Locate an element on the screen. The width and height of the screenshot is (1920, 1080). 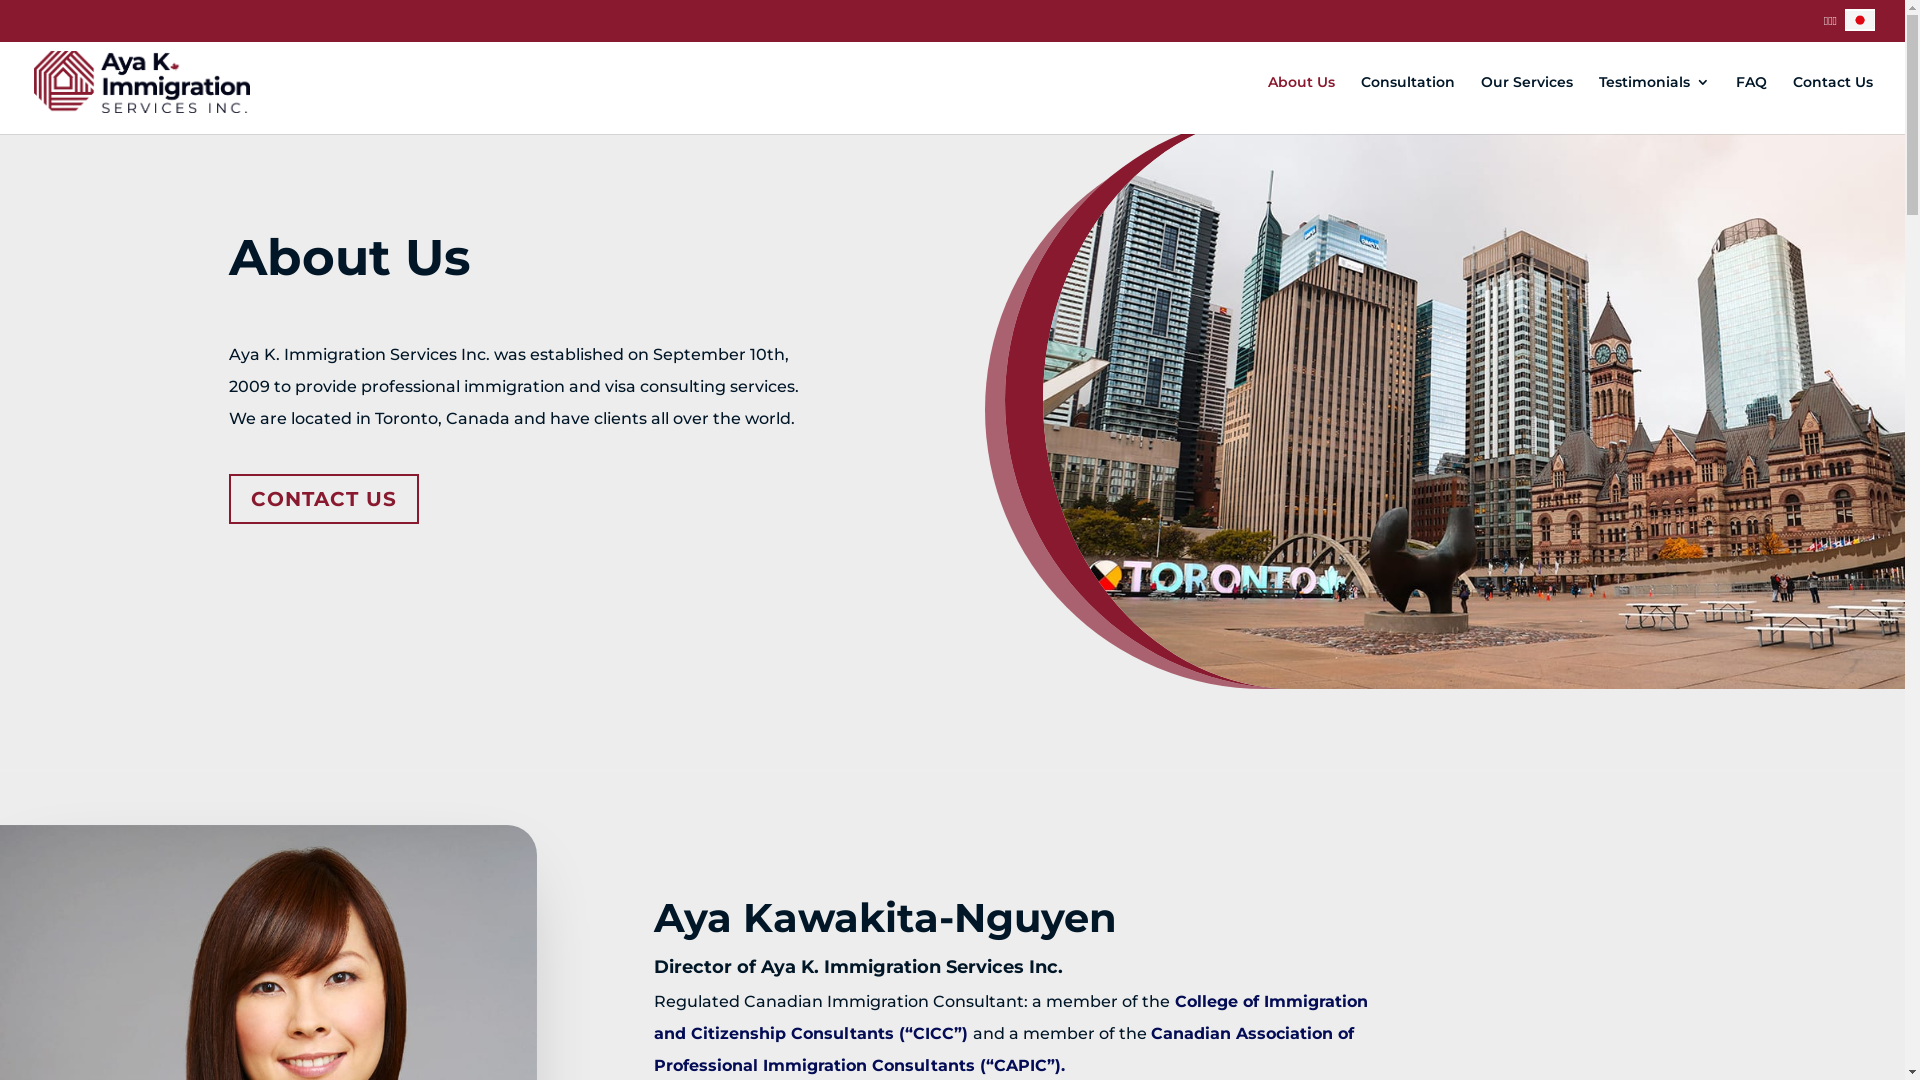
'About Us' is located at coordinates (1301, 104).